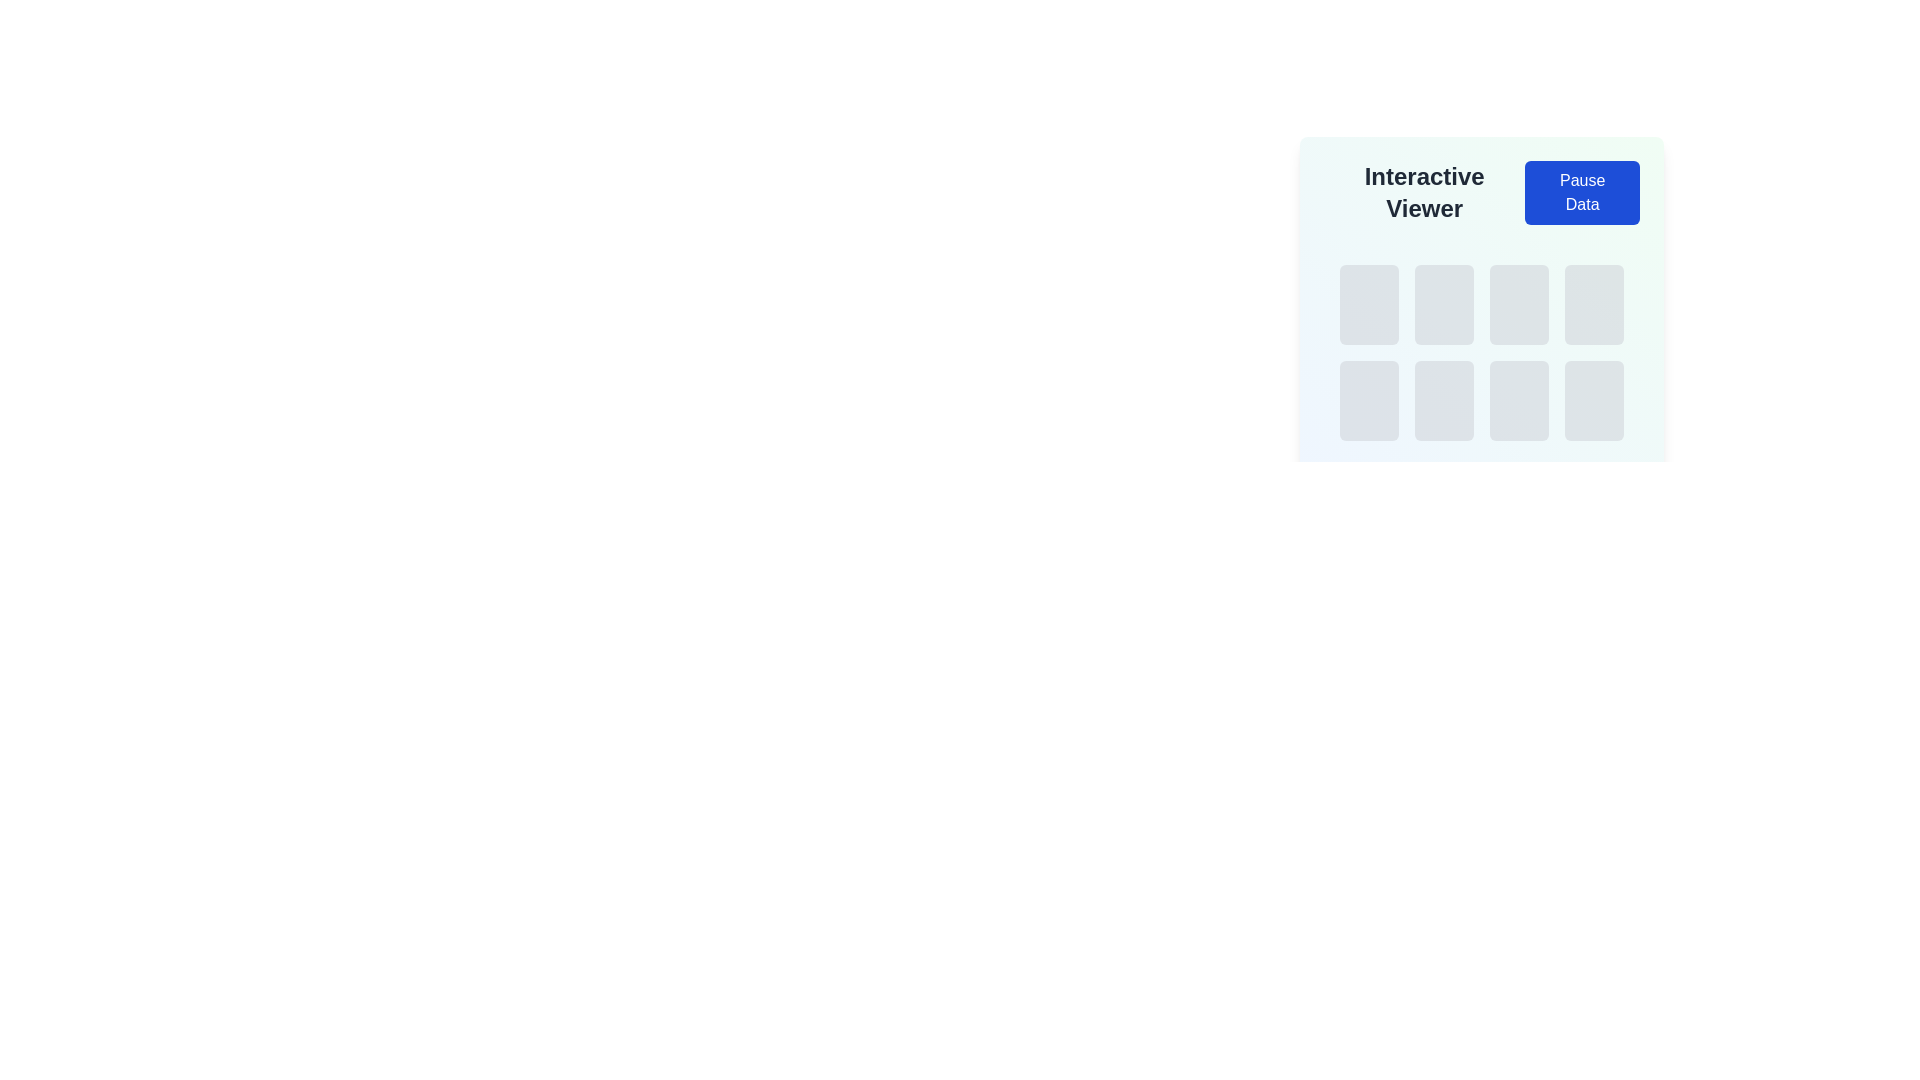 The image size is (1920, 1080). Describe the element at coordinates (1581, 192) in the screenshot. I see `the pause button located to the right of the 'Interactive Viewer' text` at that location.